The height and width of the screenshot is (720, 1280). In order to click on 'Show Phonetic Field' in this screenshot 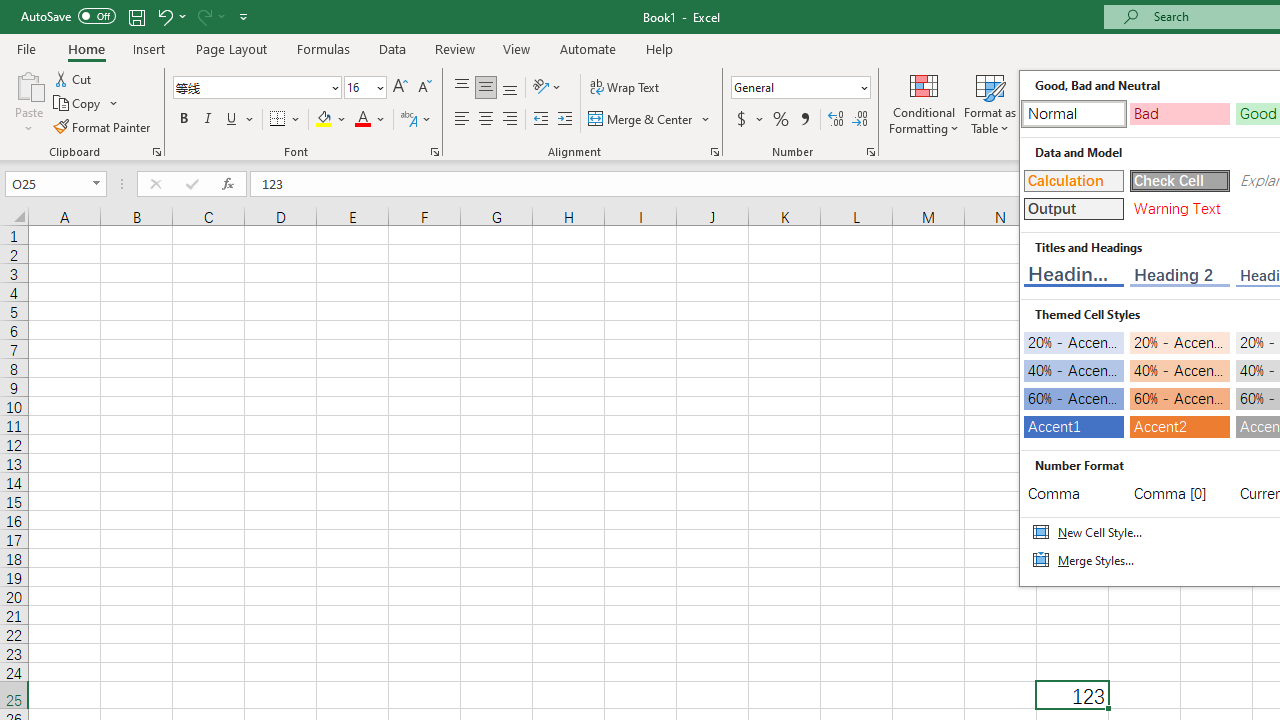, I will do `click(407, 119)`.